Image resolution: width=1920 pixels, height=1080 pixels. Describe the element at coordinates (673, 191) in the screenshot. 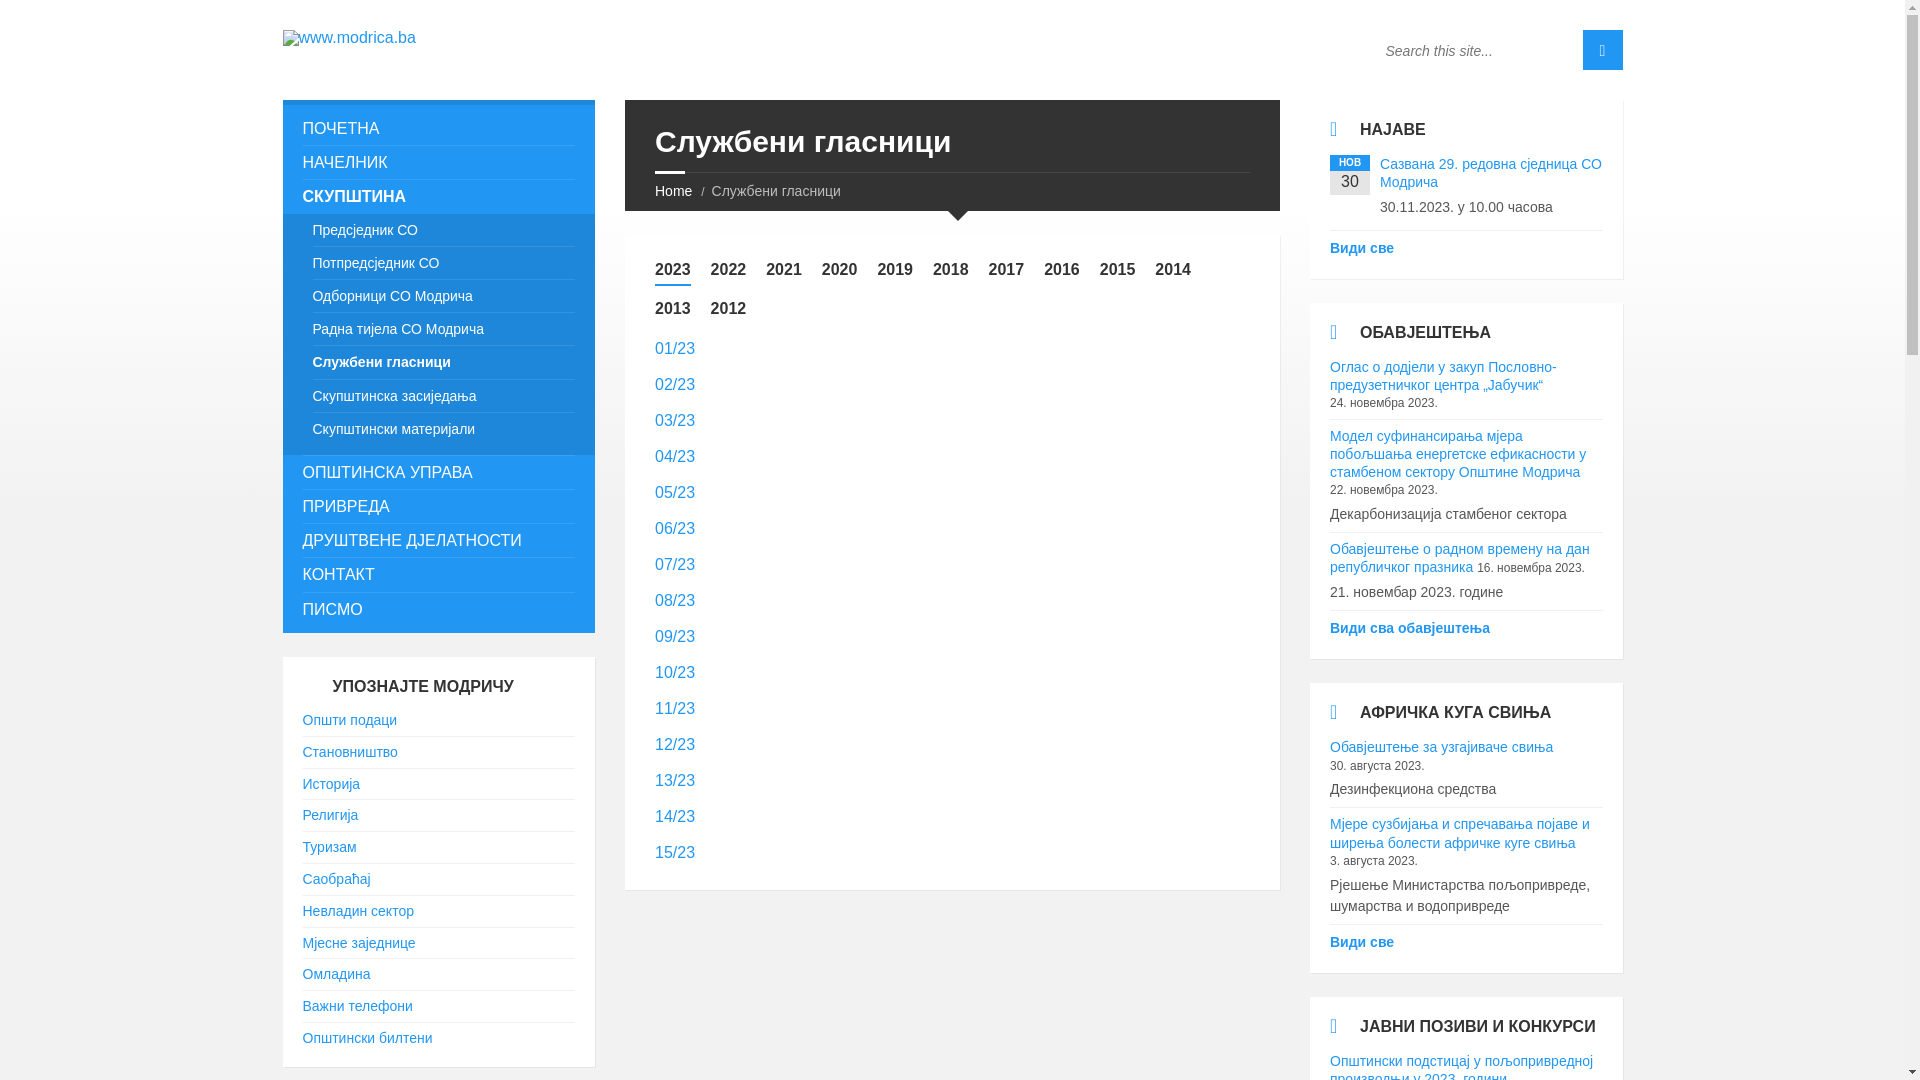

I see `'Home'` at that location.